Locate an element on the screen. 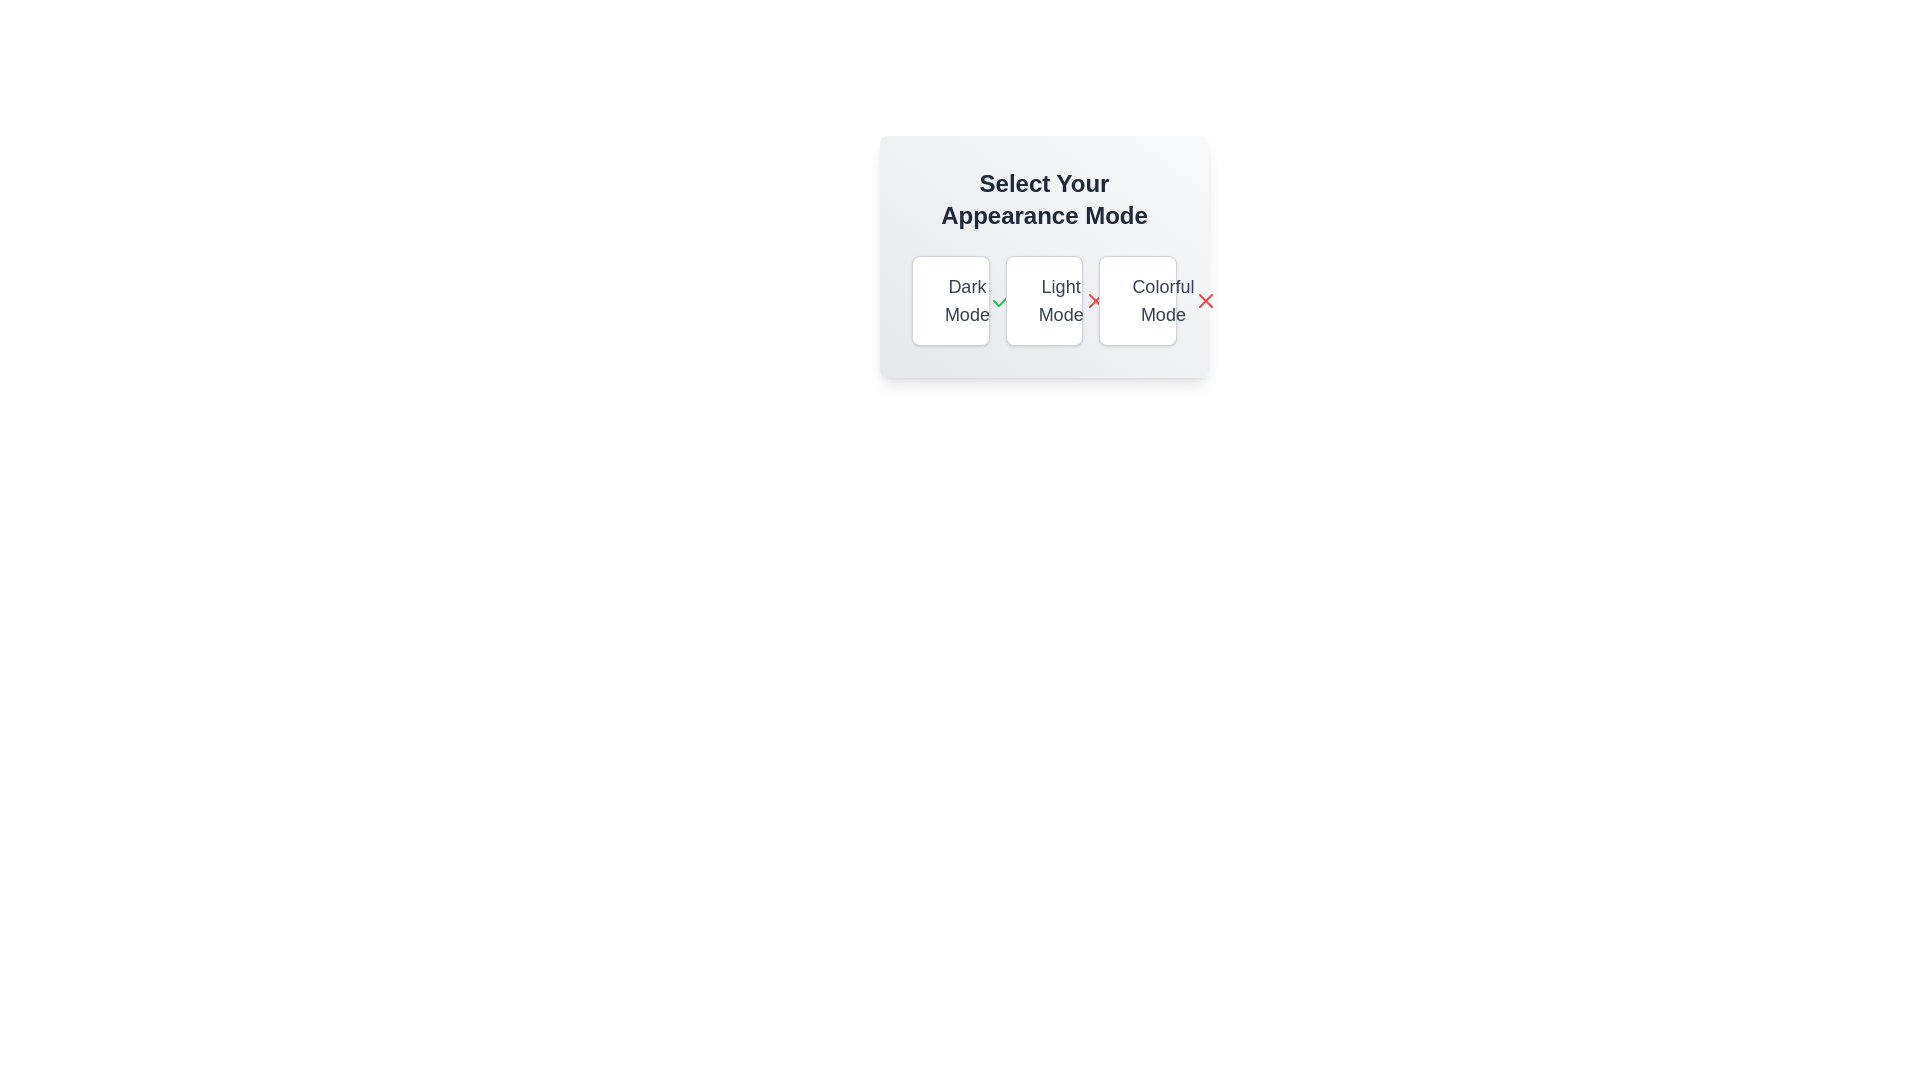 The height and width of the screenshot is (1080, 1920). the appearance mode Dark Mode by clicking on its respective button is located at coordinates (949, 300).